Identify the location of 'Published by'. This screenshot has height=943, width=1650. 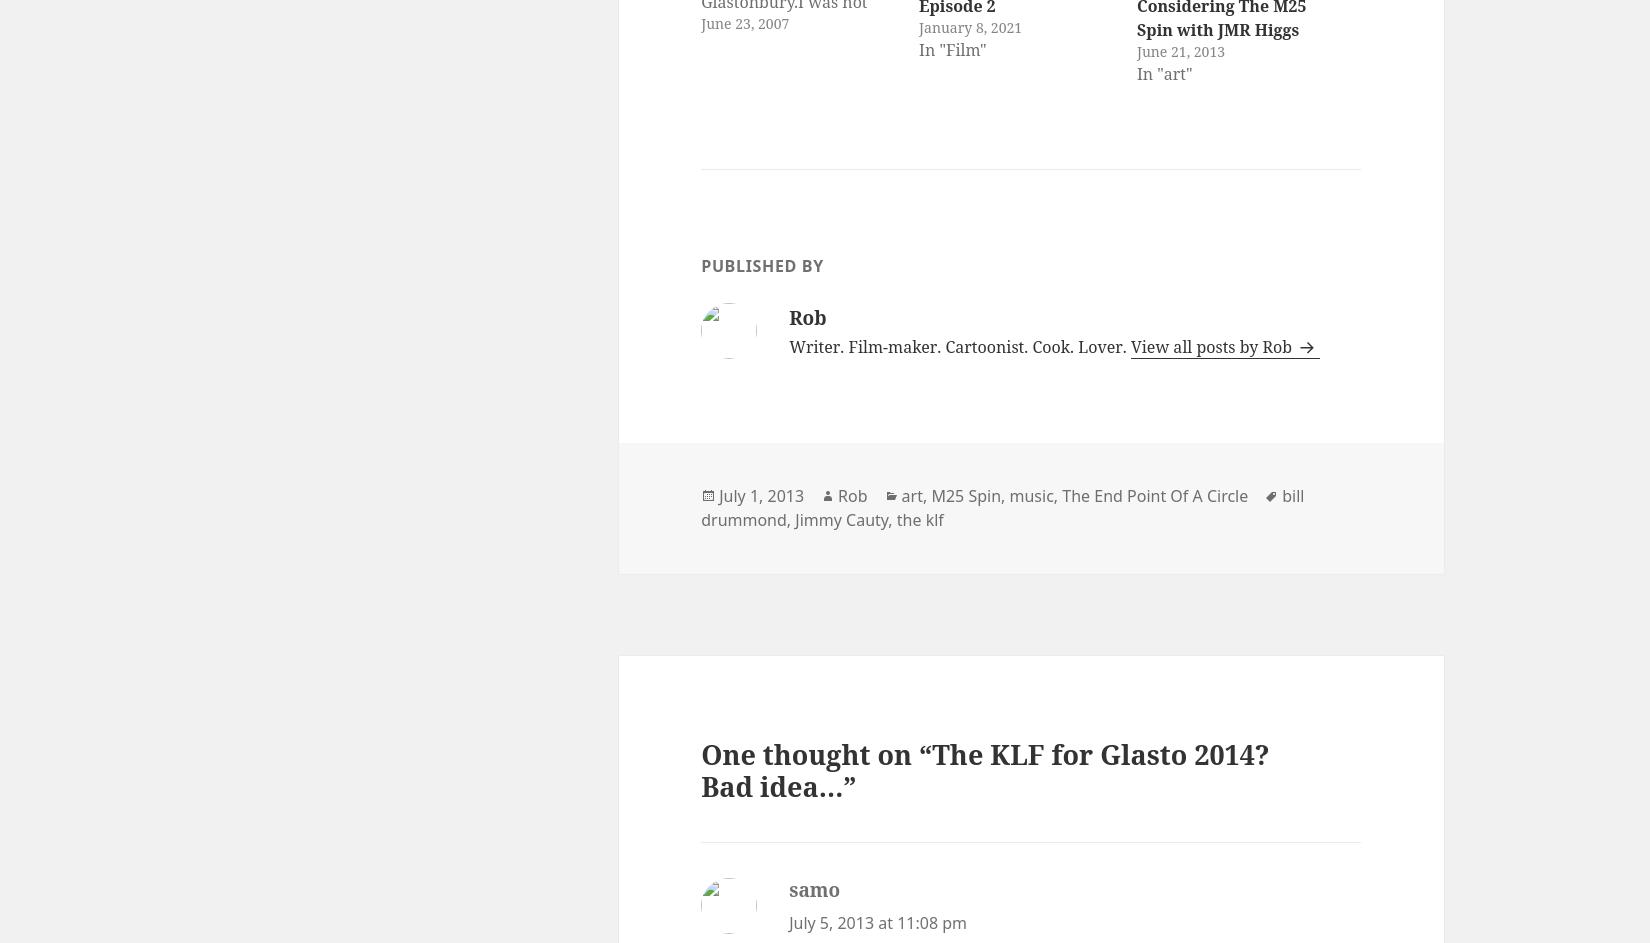
(760, 263).